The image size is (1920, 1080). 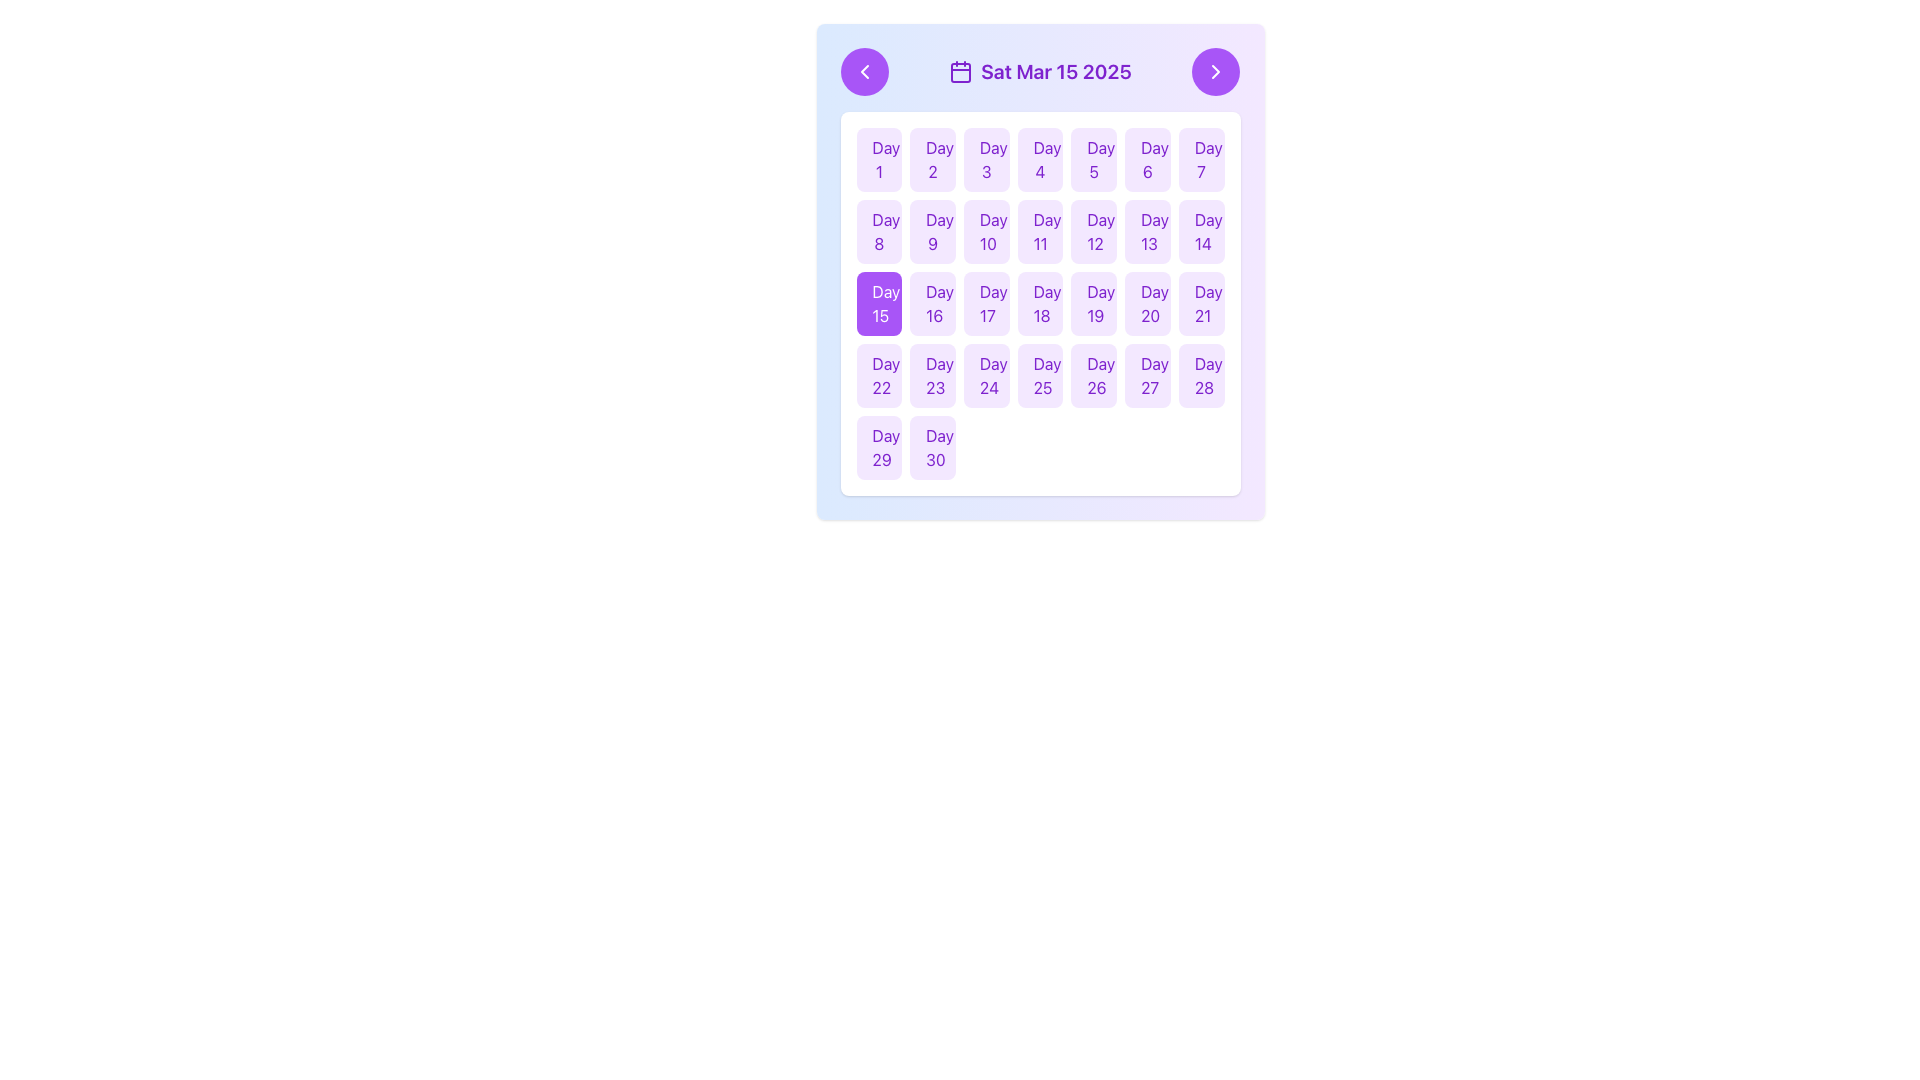 I want to click on the navigation button located on the leftmost side of the calendar header, so click(x=864, y=71).